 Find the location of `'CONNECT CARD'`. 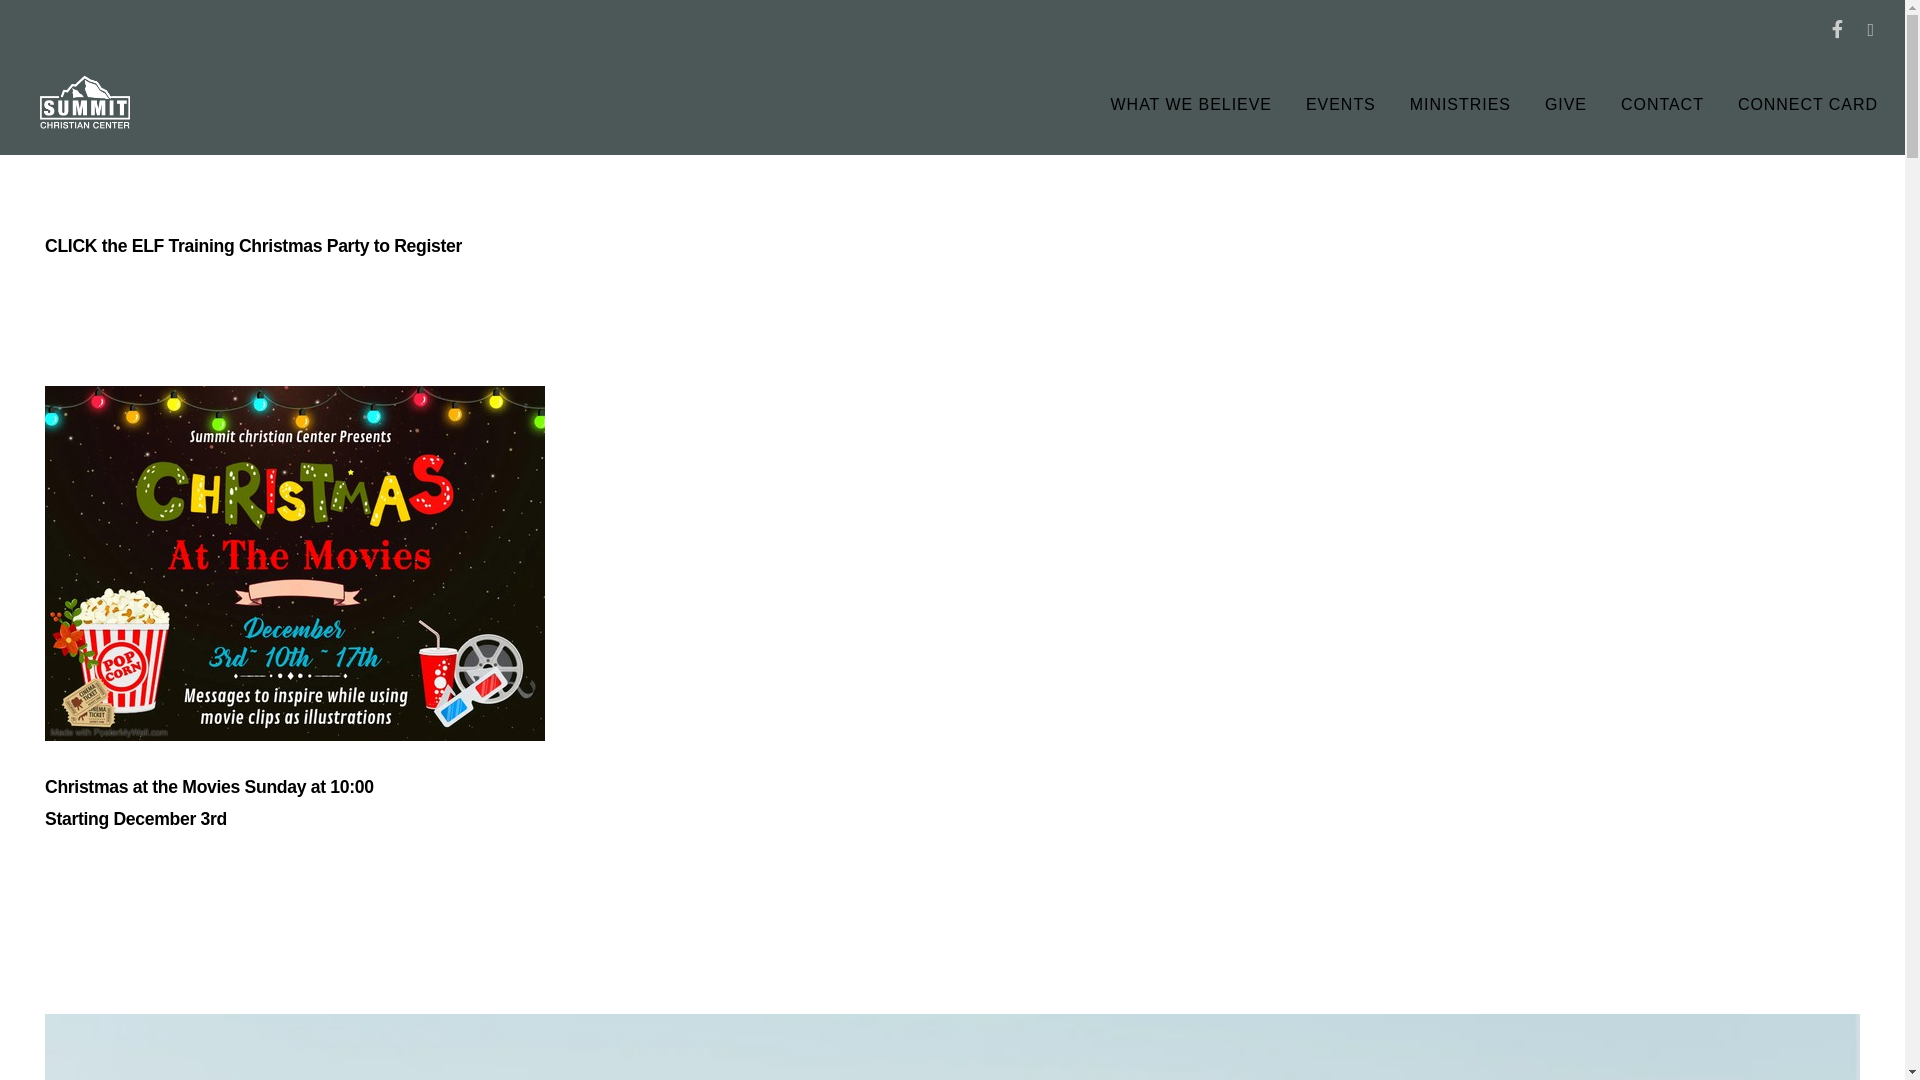

'CONNECT CARD' is located at coordinates (1808, 104).